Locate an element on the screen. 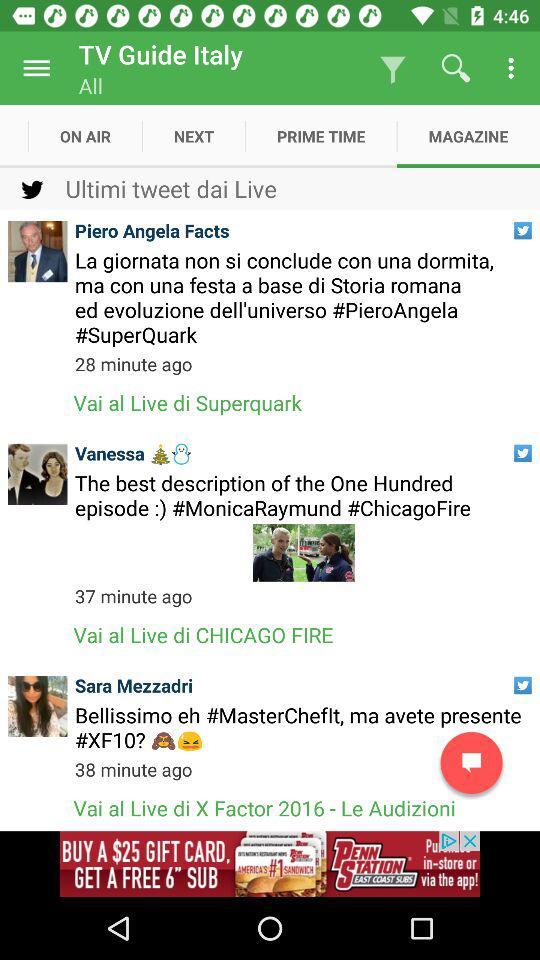 The height and width of the screenshot is (960, 540). the chat icon is located at coordinates (471, 762).